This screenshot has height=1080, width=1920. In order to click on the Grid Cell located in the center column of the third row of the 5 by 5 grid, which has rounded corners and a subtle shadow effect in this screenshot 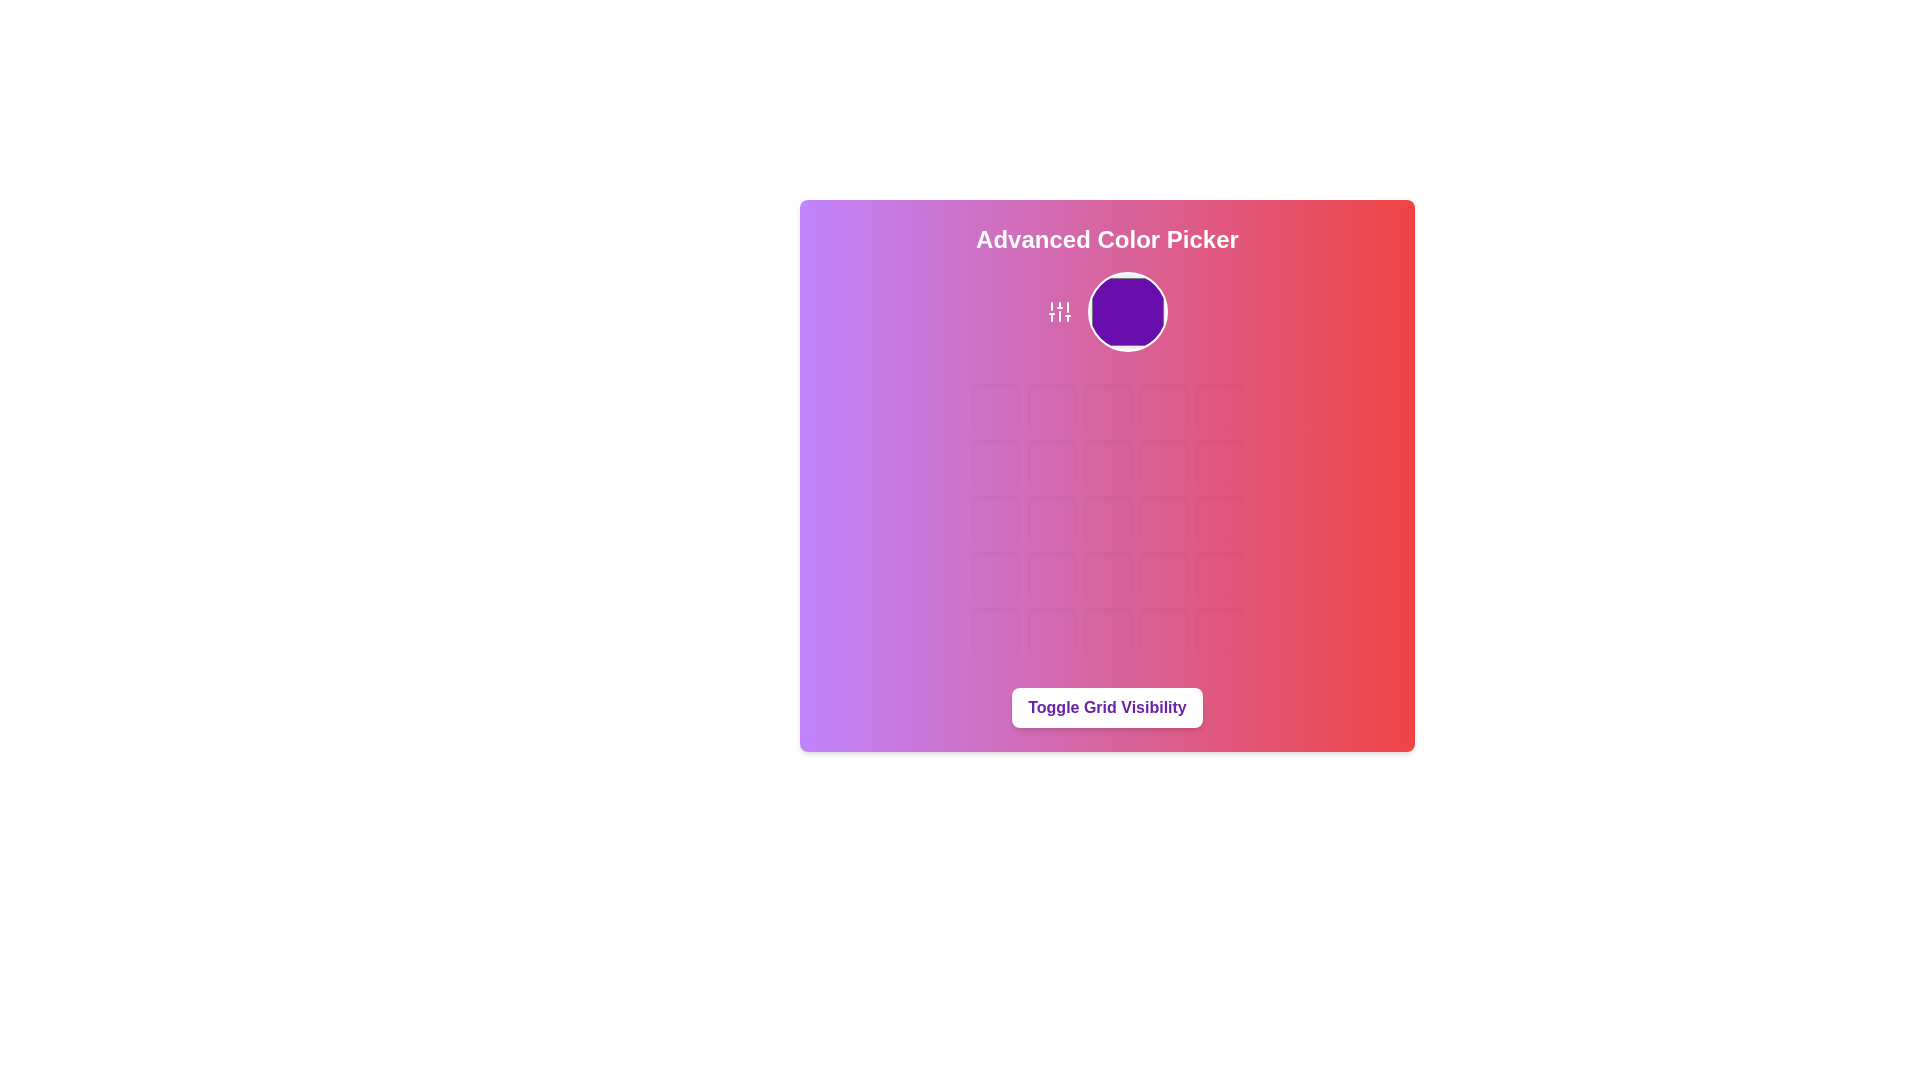, I will do `click(1106, 519)`.